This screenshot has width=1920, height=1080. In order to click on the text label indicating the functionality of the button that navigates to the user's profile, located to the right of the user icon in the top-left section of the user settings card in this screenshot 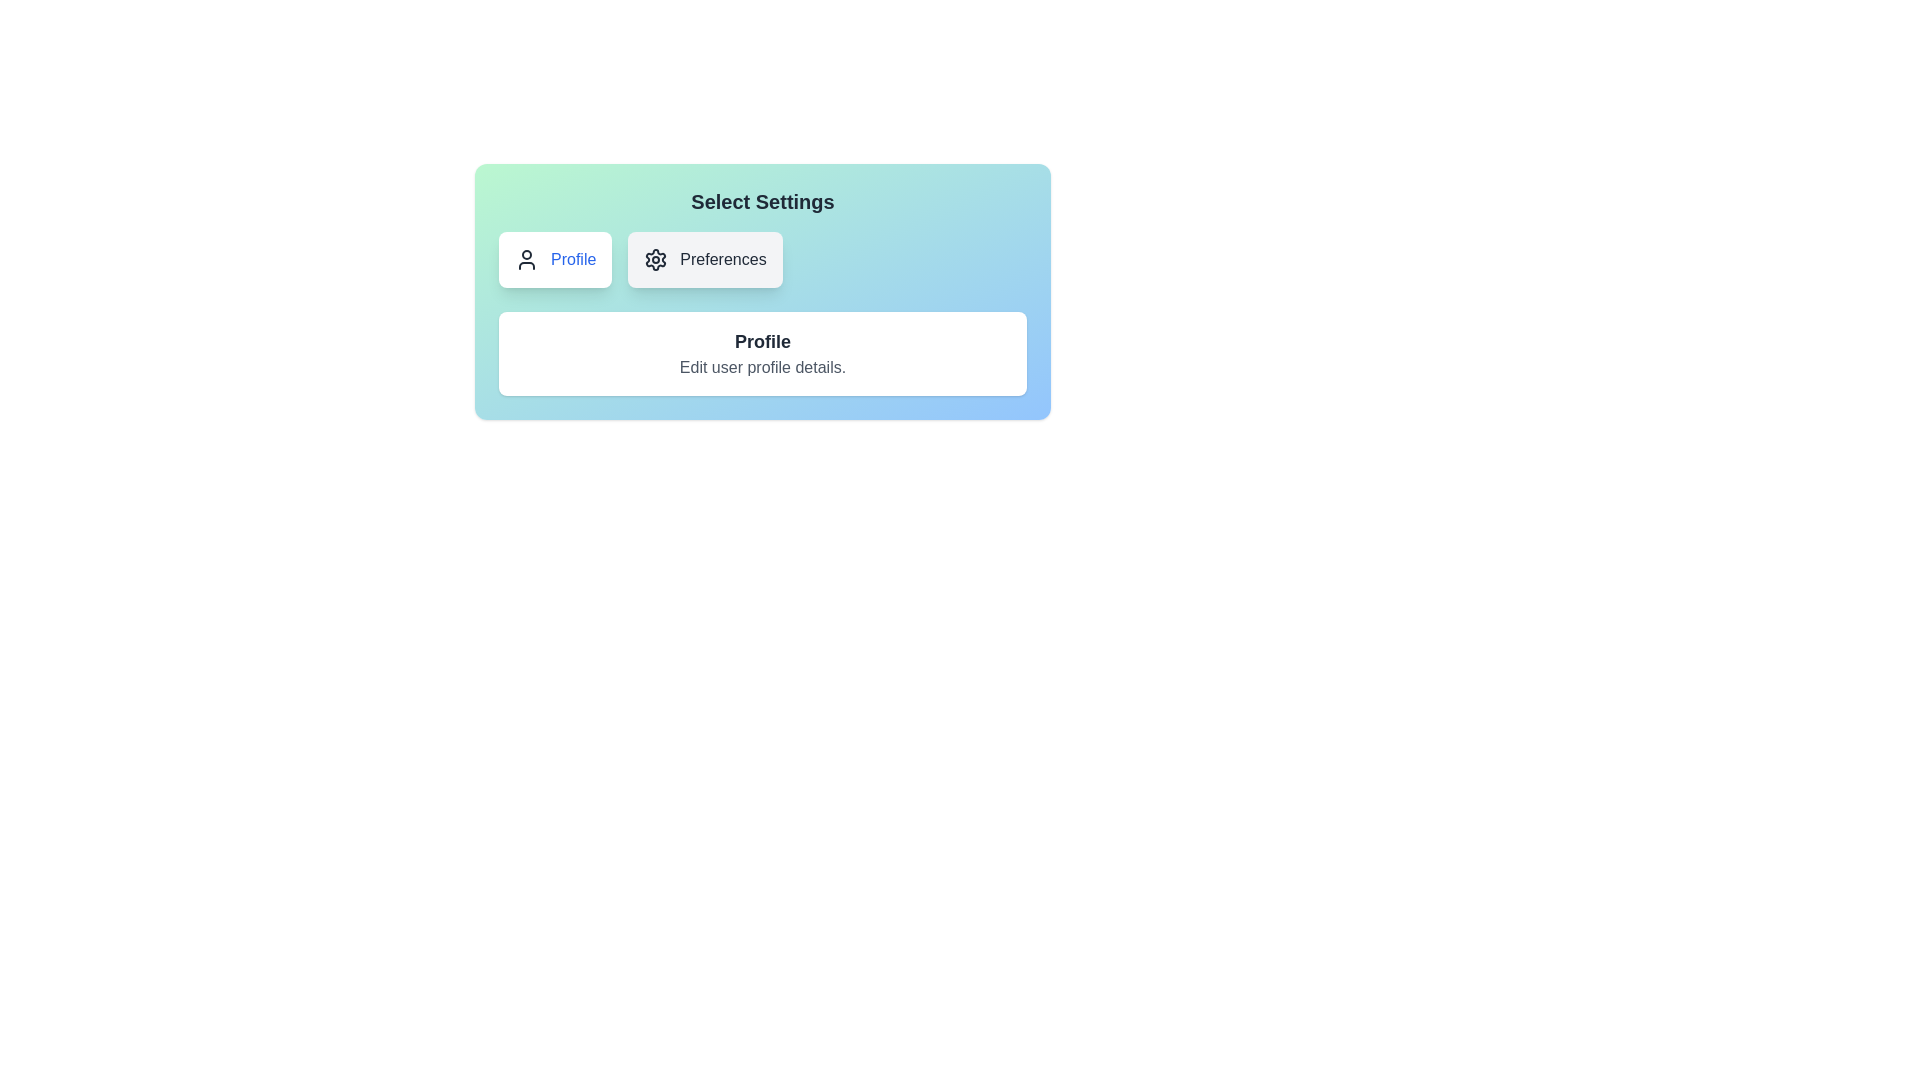, I will do `click(572, 258)`.